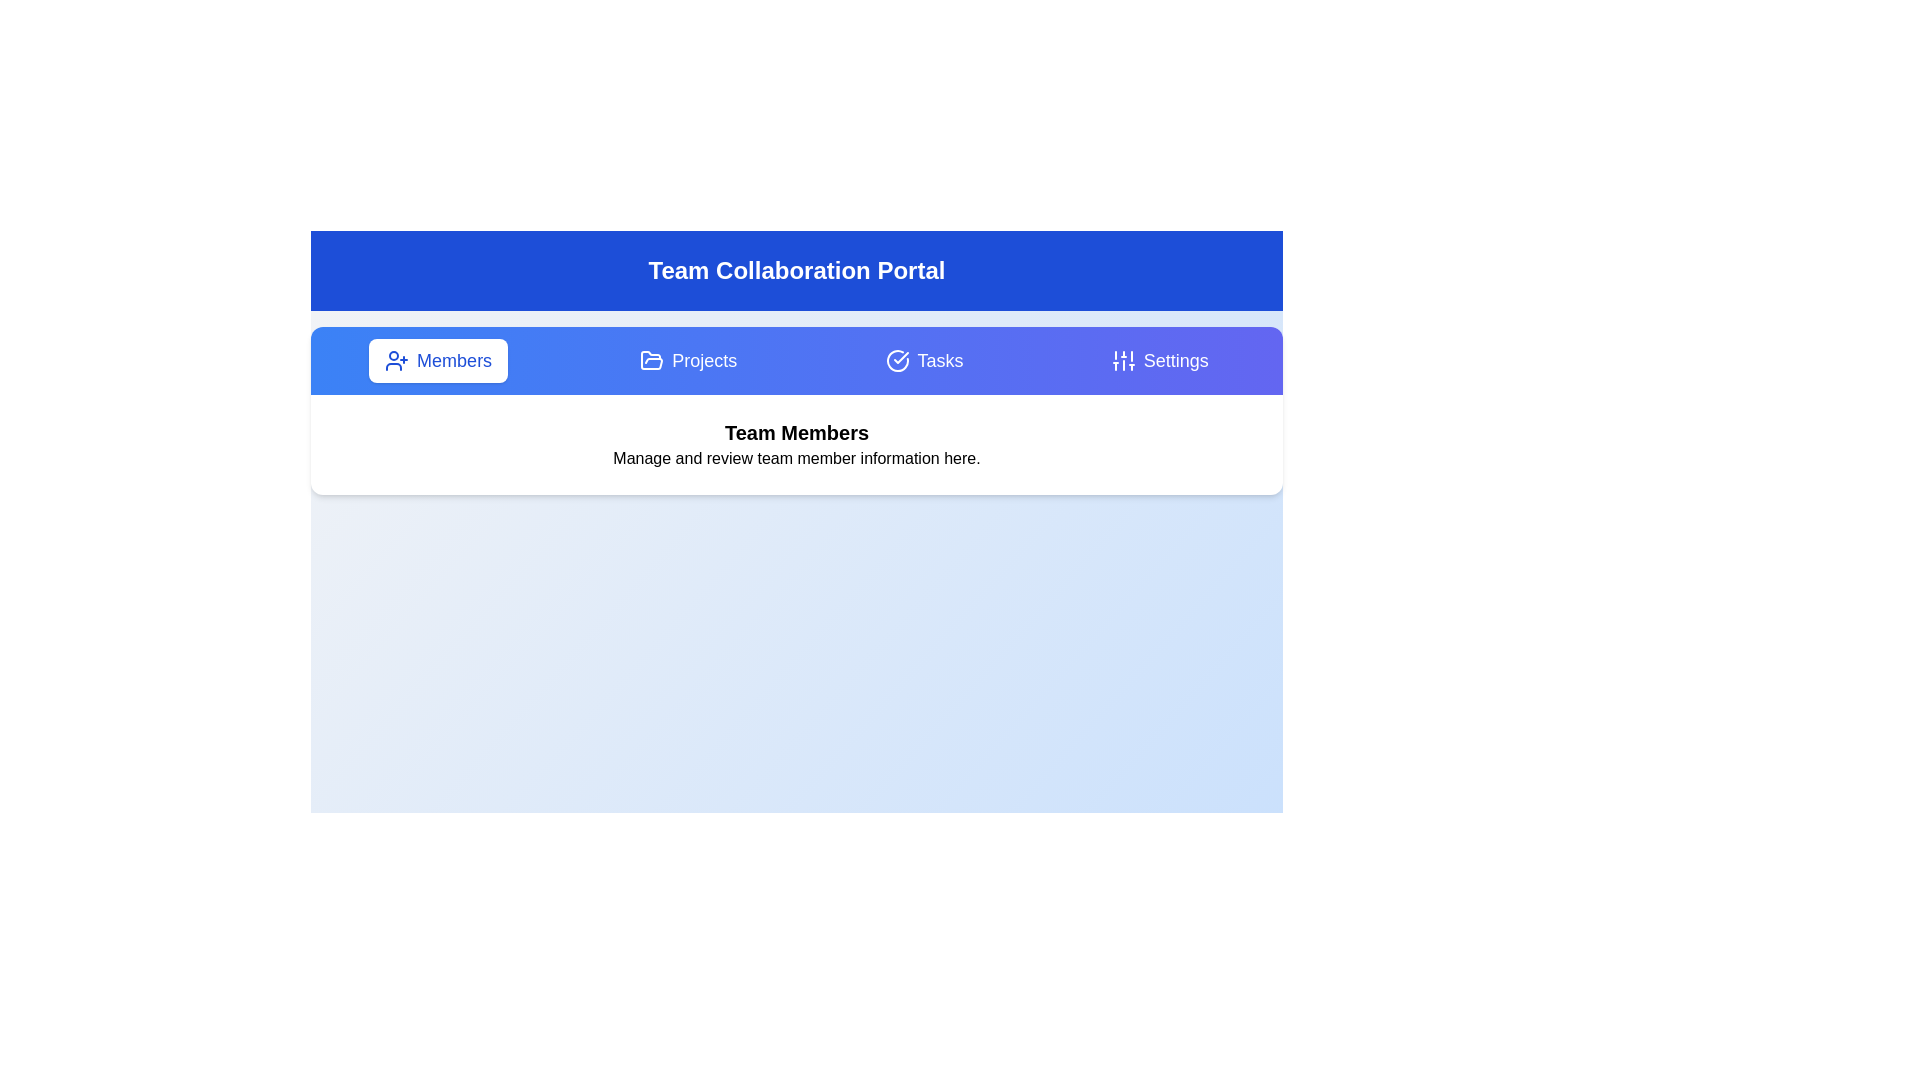  What do you see at coordinates (795, 270) in the screenshot?
I see `the static text element that serves as the title or header for the portal interface, which is centrally aligned within a horizontal dark blue bar at the top of the application` at bounding box center [795, 270].